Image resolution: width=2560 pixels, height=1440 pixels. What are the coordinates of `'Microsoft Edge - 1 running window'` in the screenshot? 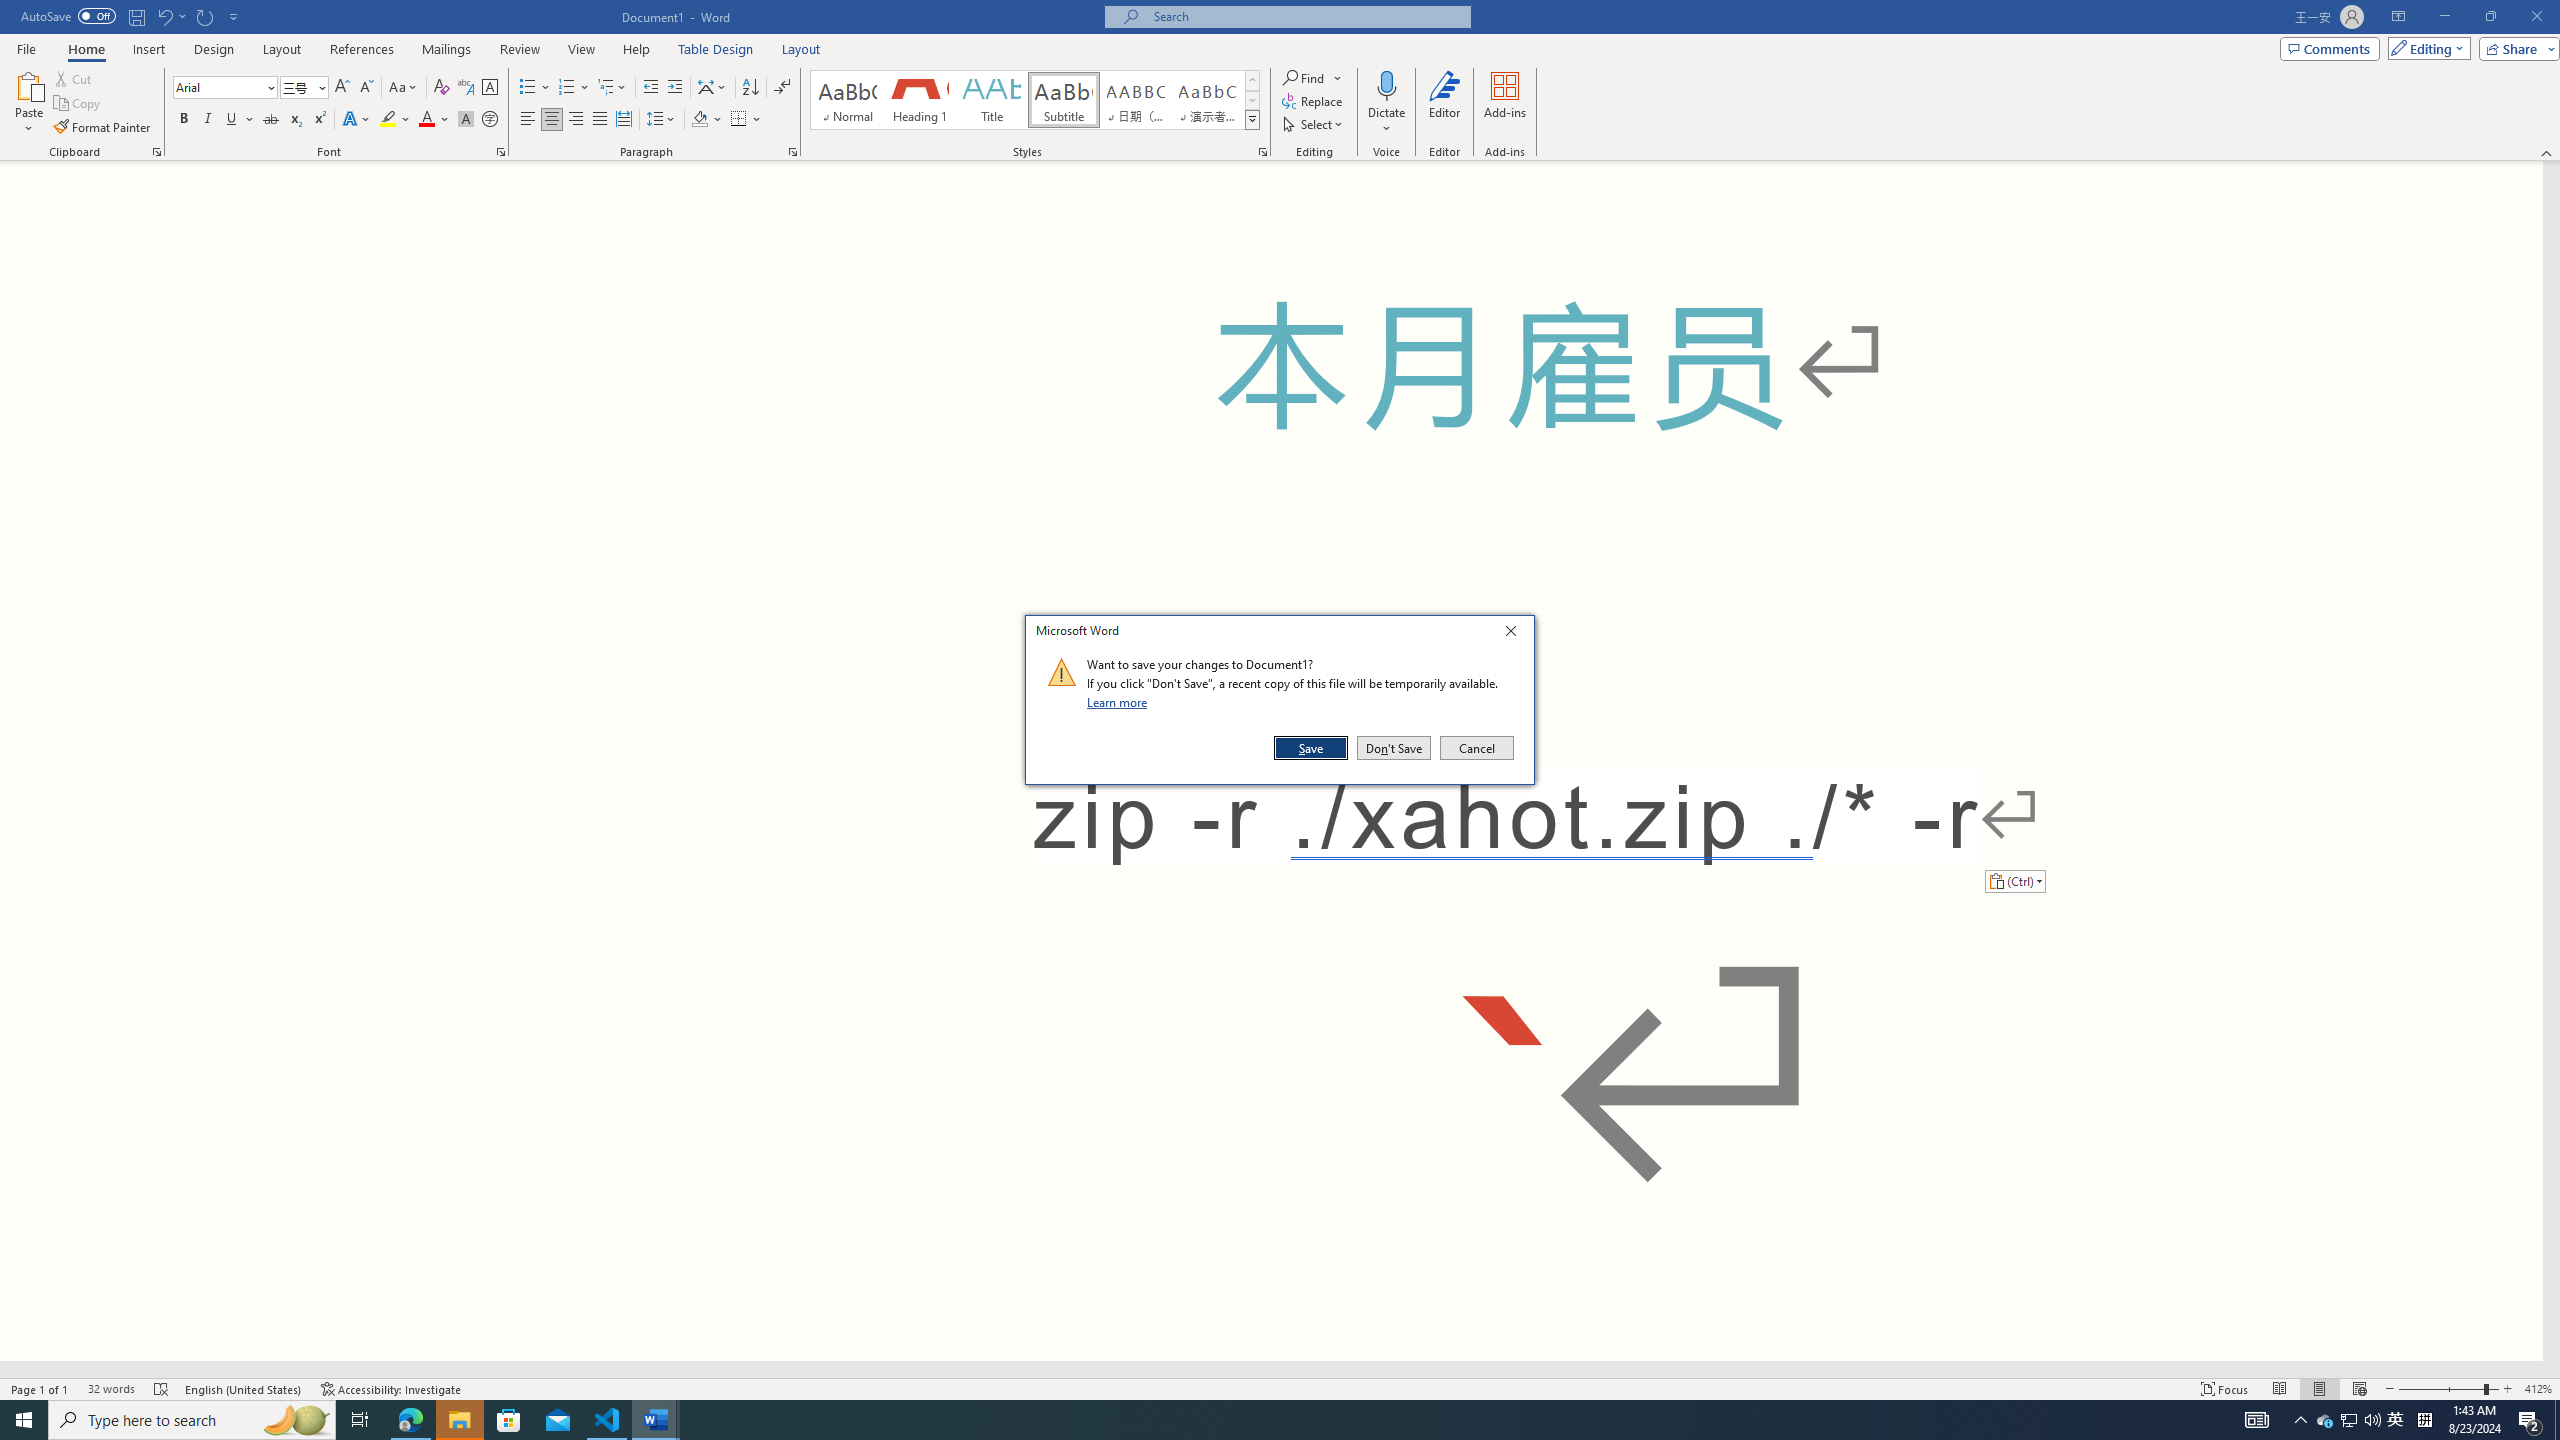 It's located at (409, 1418).